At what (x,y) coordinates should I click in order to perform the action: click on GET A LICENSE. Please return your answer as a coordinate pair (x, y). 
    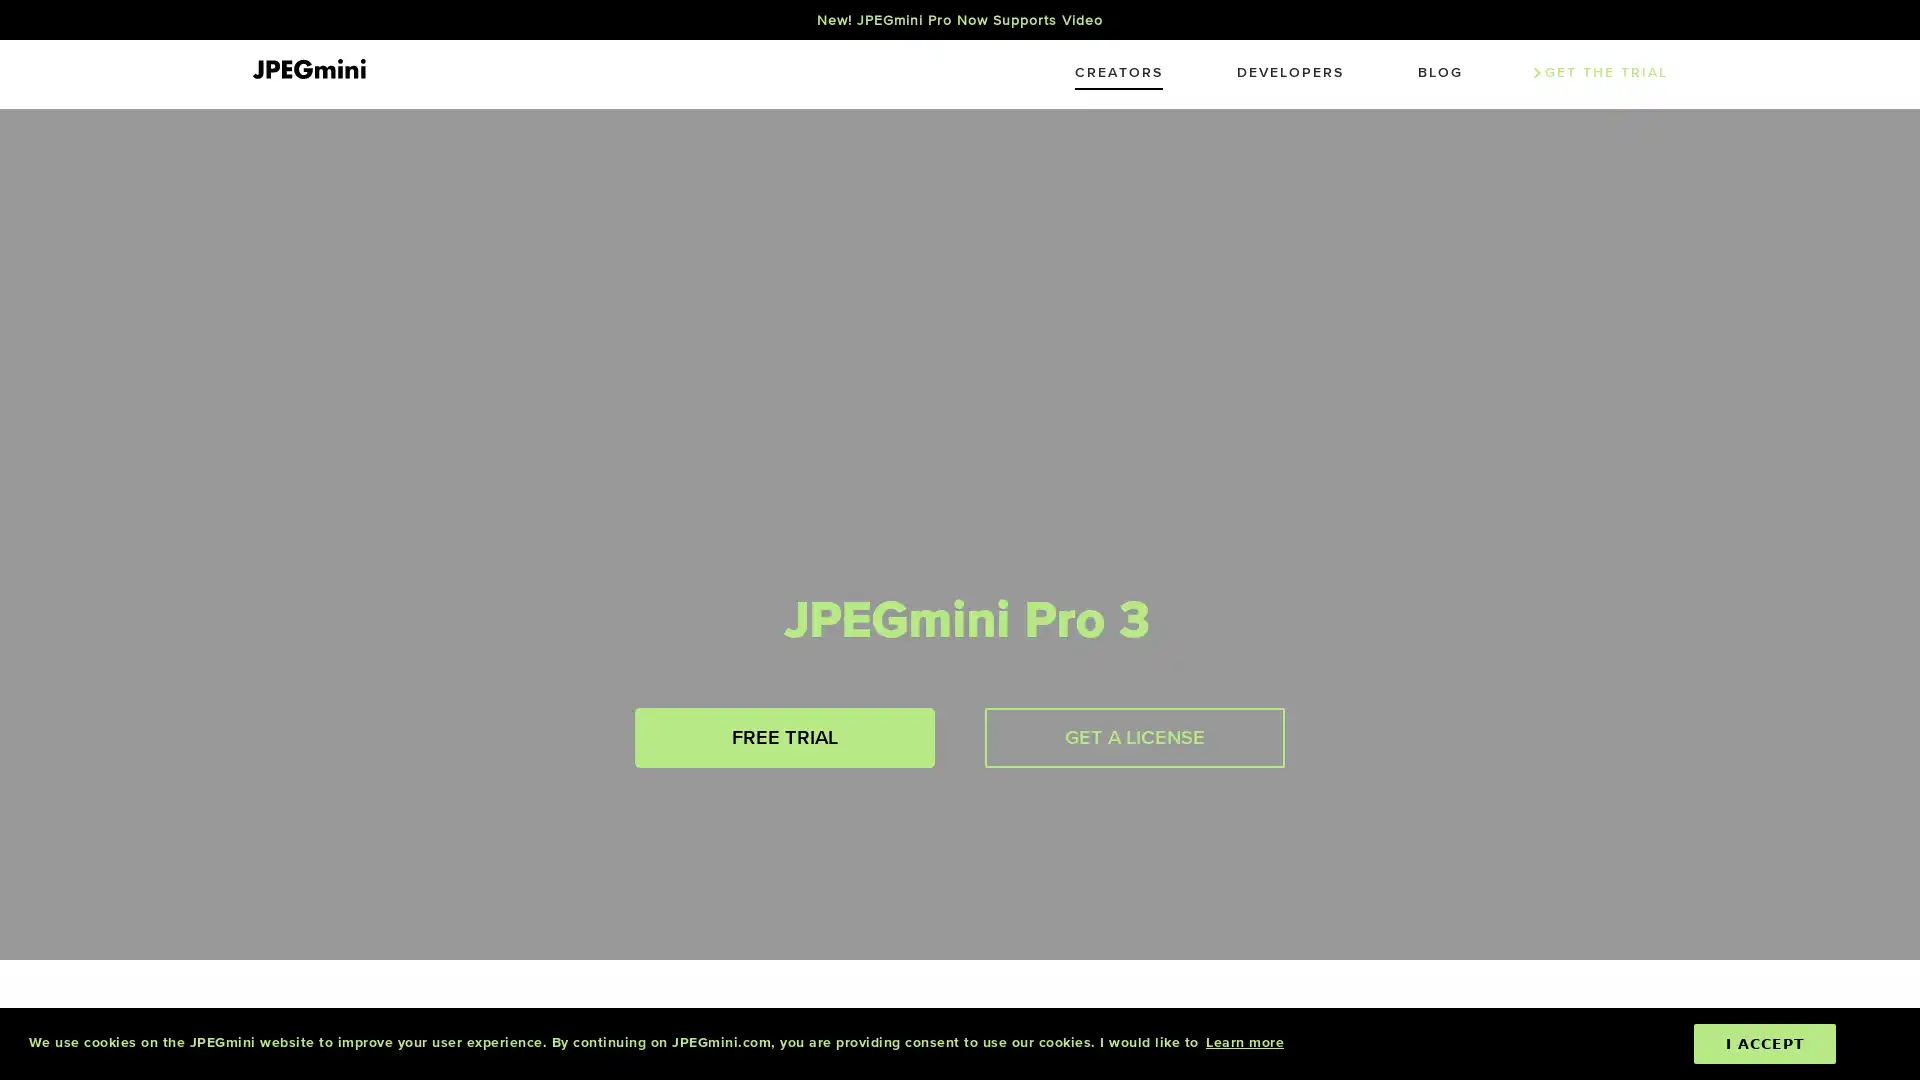
    Looking at the image, I should click on (1134, 737).